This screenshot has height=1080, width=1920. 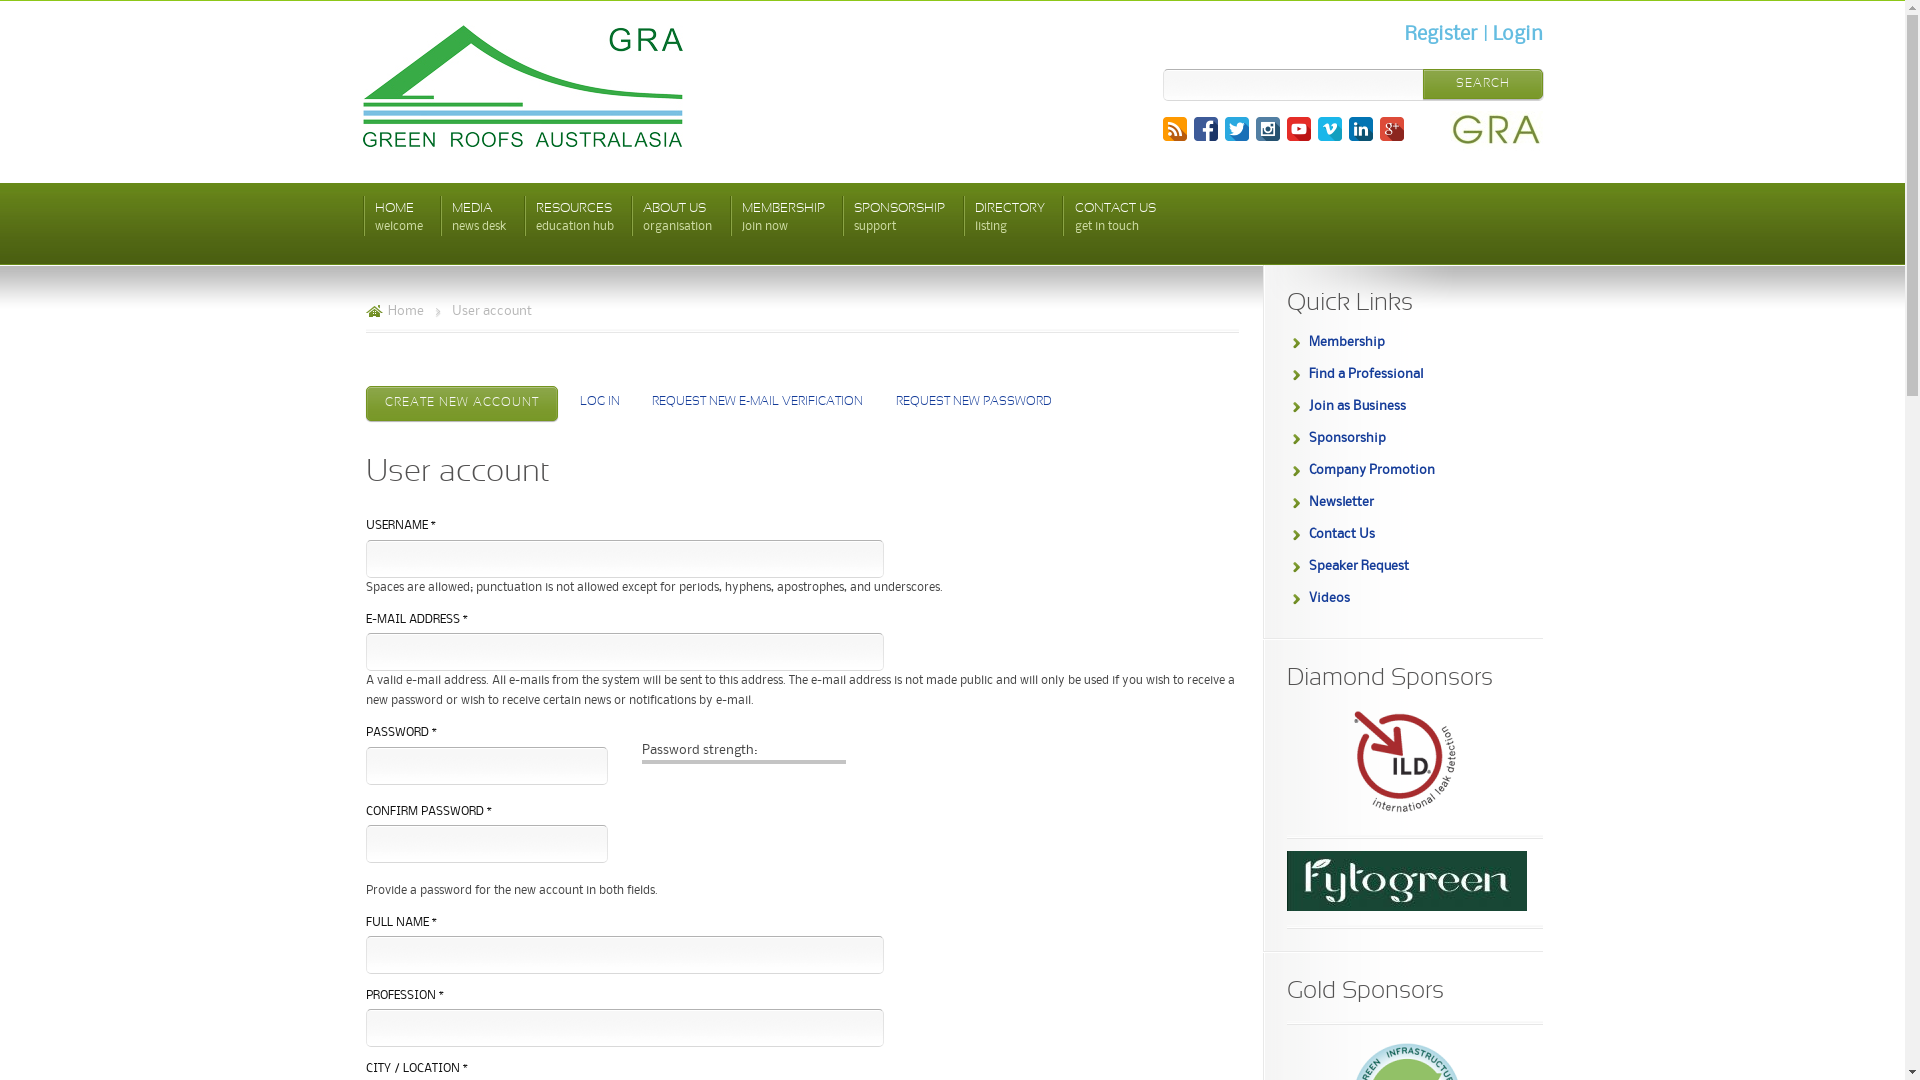 What do you see at coordinates (898, 220) in the screenshot?
I see `'SPONSORSHIP` at bounding box center [898, 220].